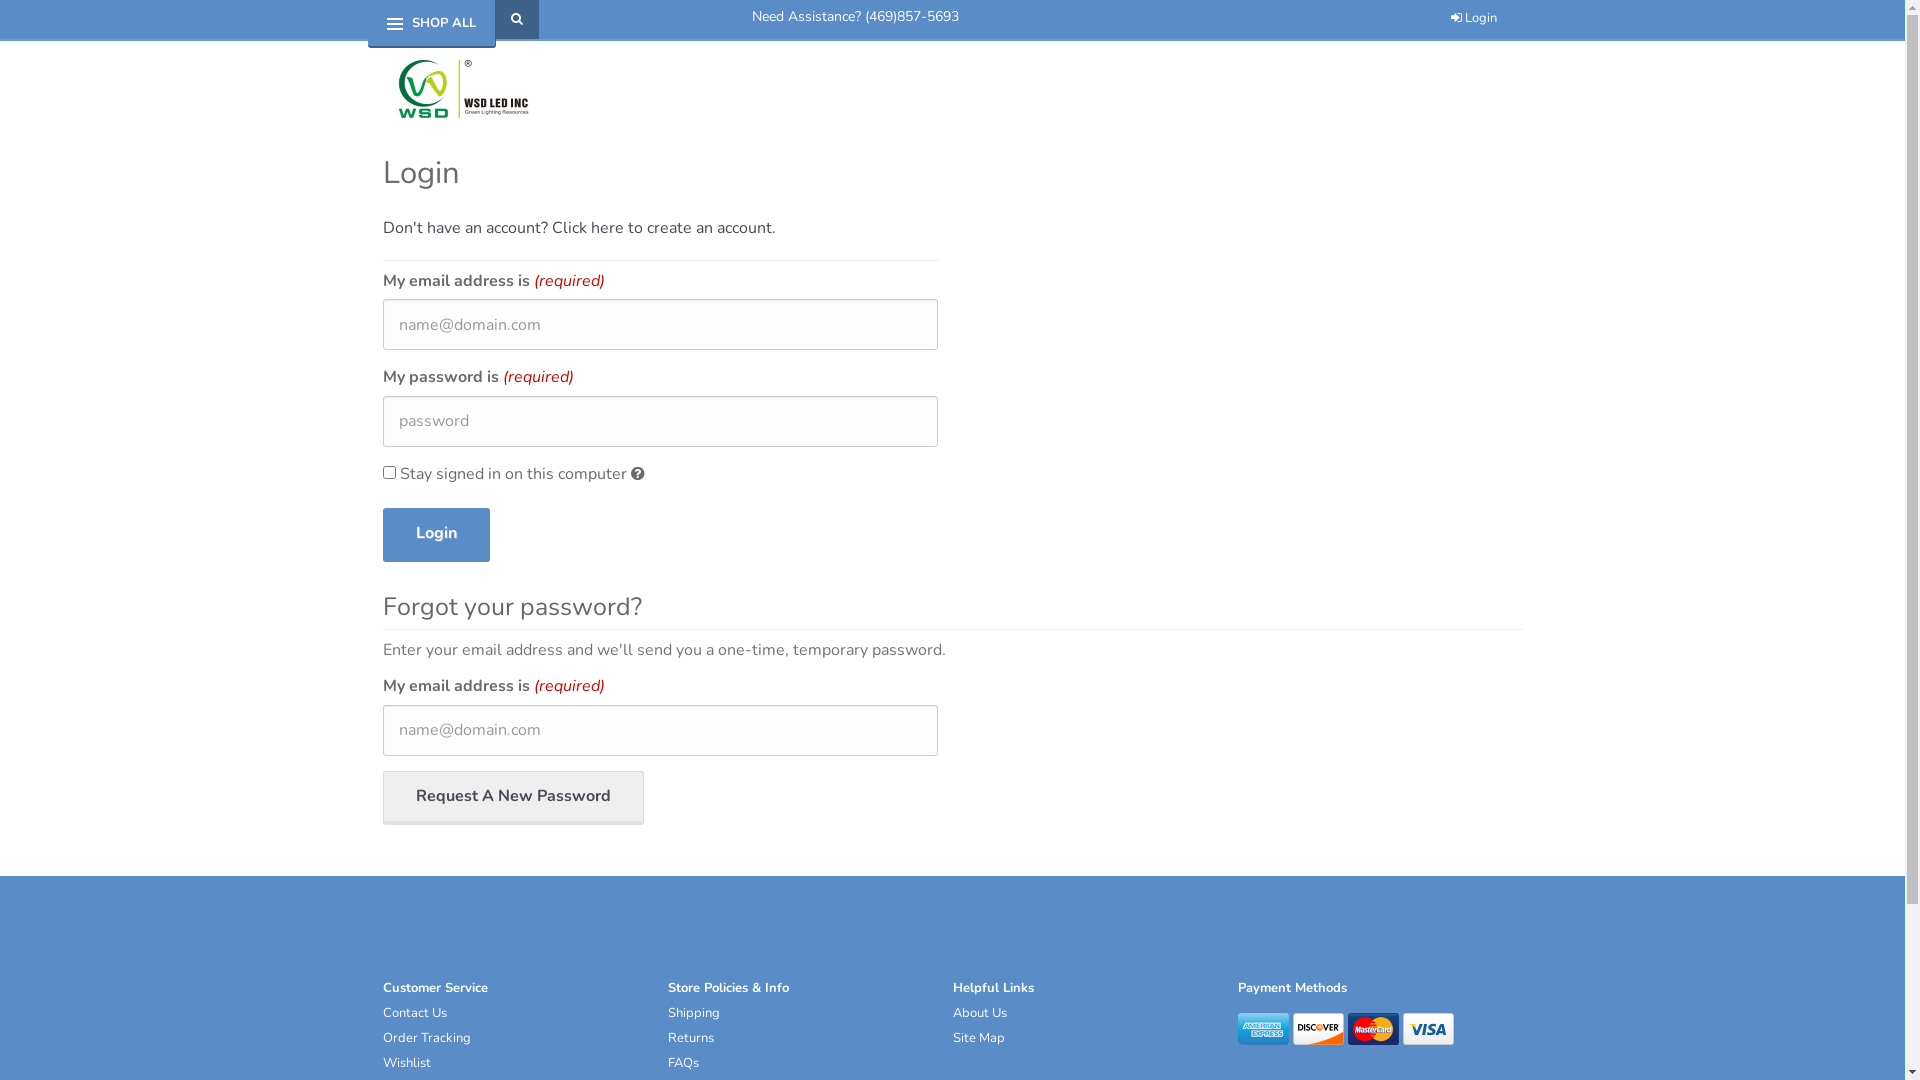  I want to click on 'SHOP ALL', so click(443, 23).